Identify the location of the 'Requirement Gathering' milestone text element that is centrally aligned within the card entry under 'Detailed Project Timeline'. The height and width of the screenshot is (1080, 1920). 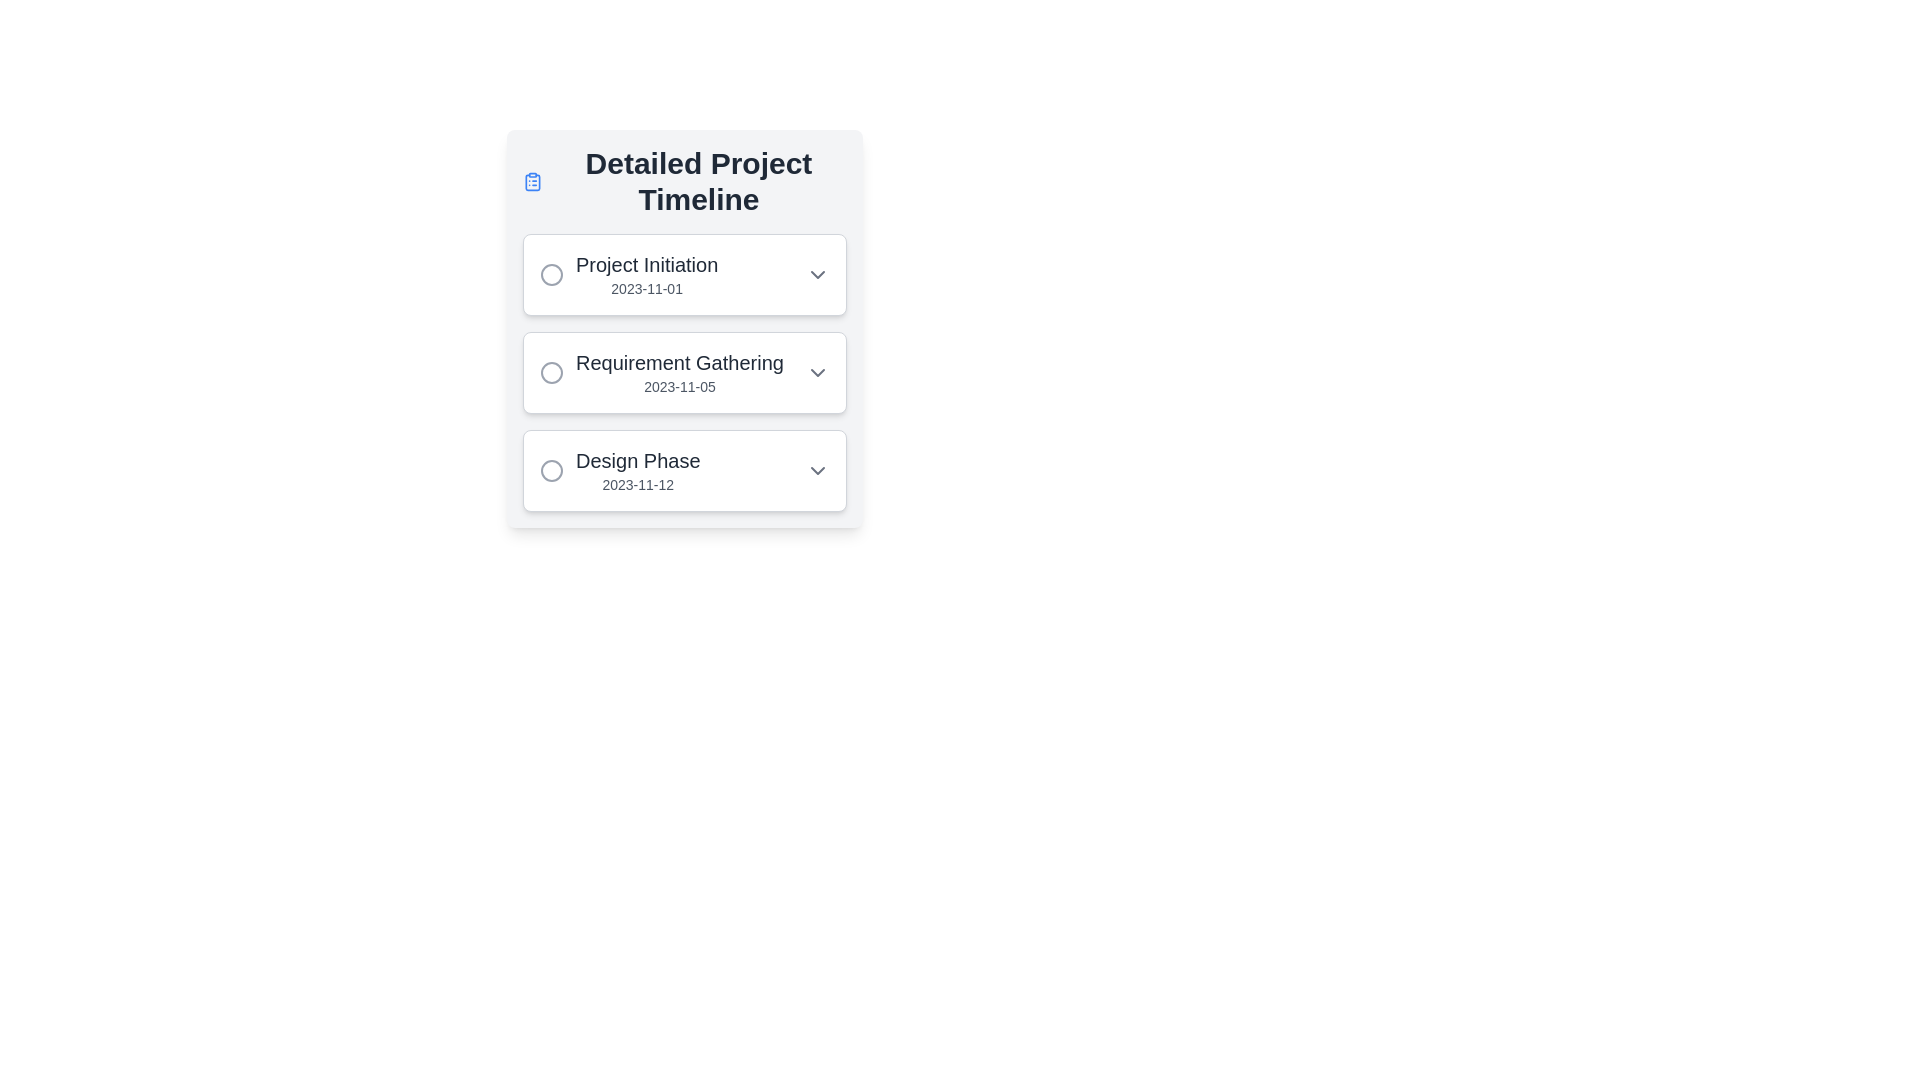
(679, 373).